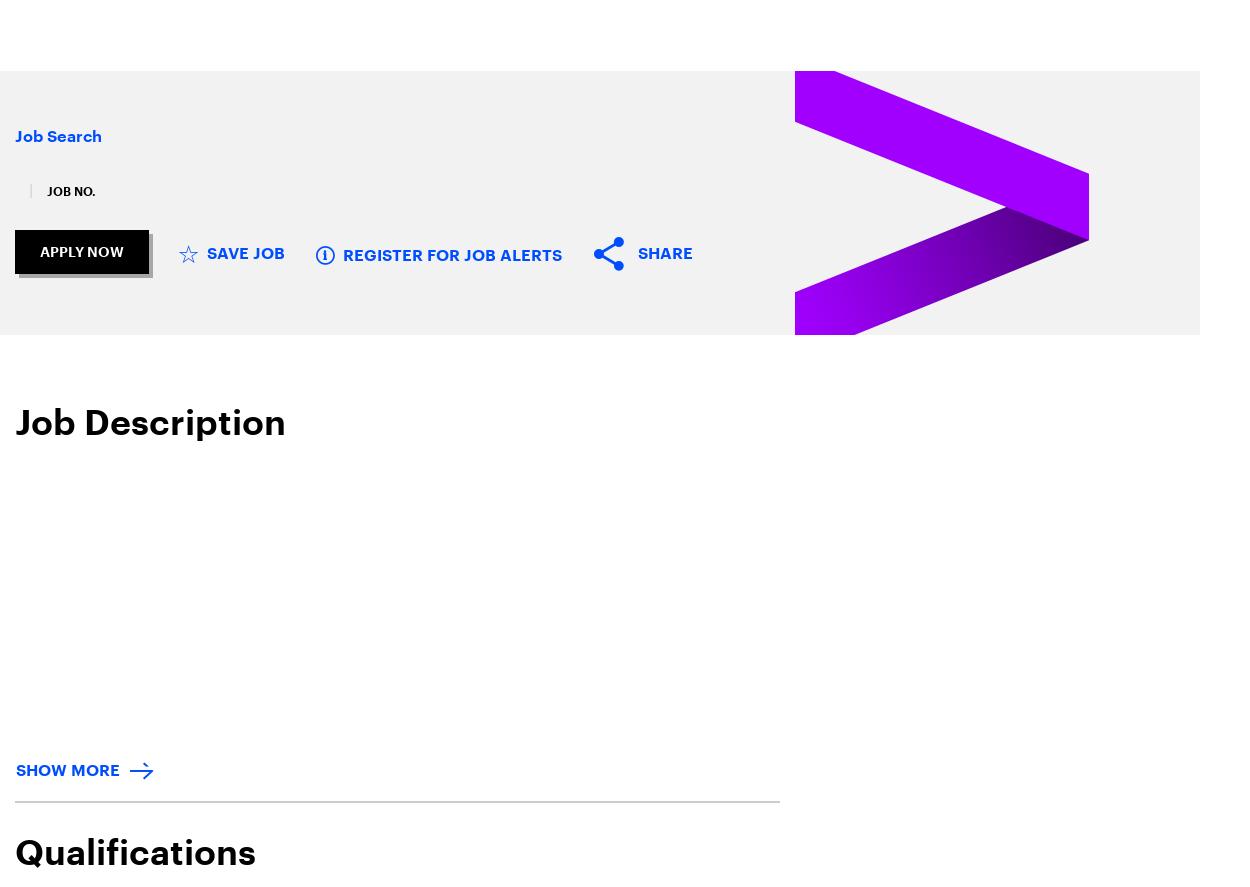 This screenshot has height=887, width=1250. I want to click on 'Join Our Team', so click(36, 818).